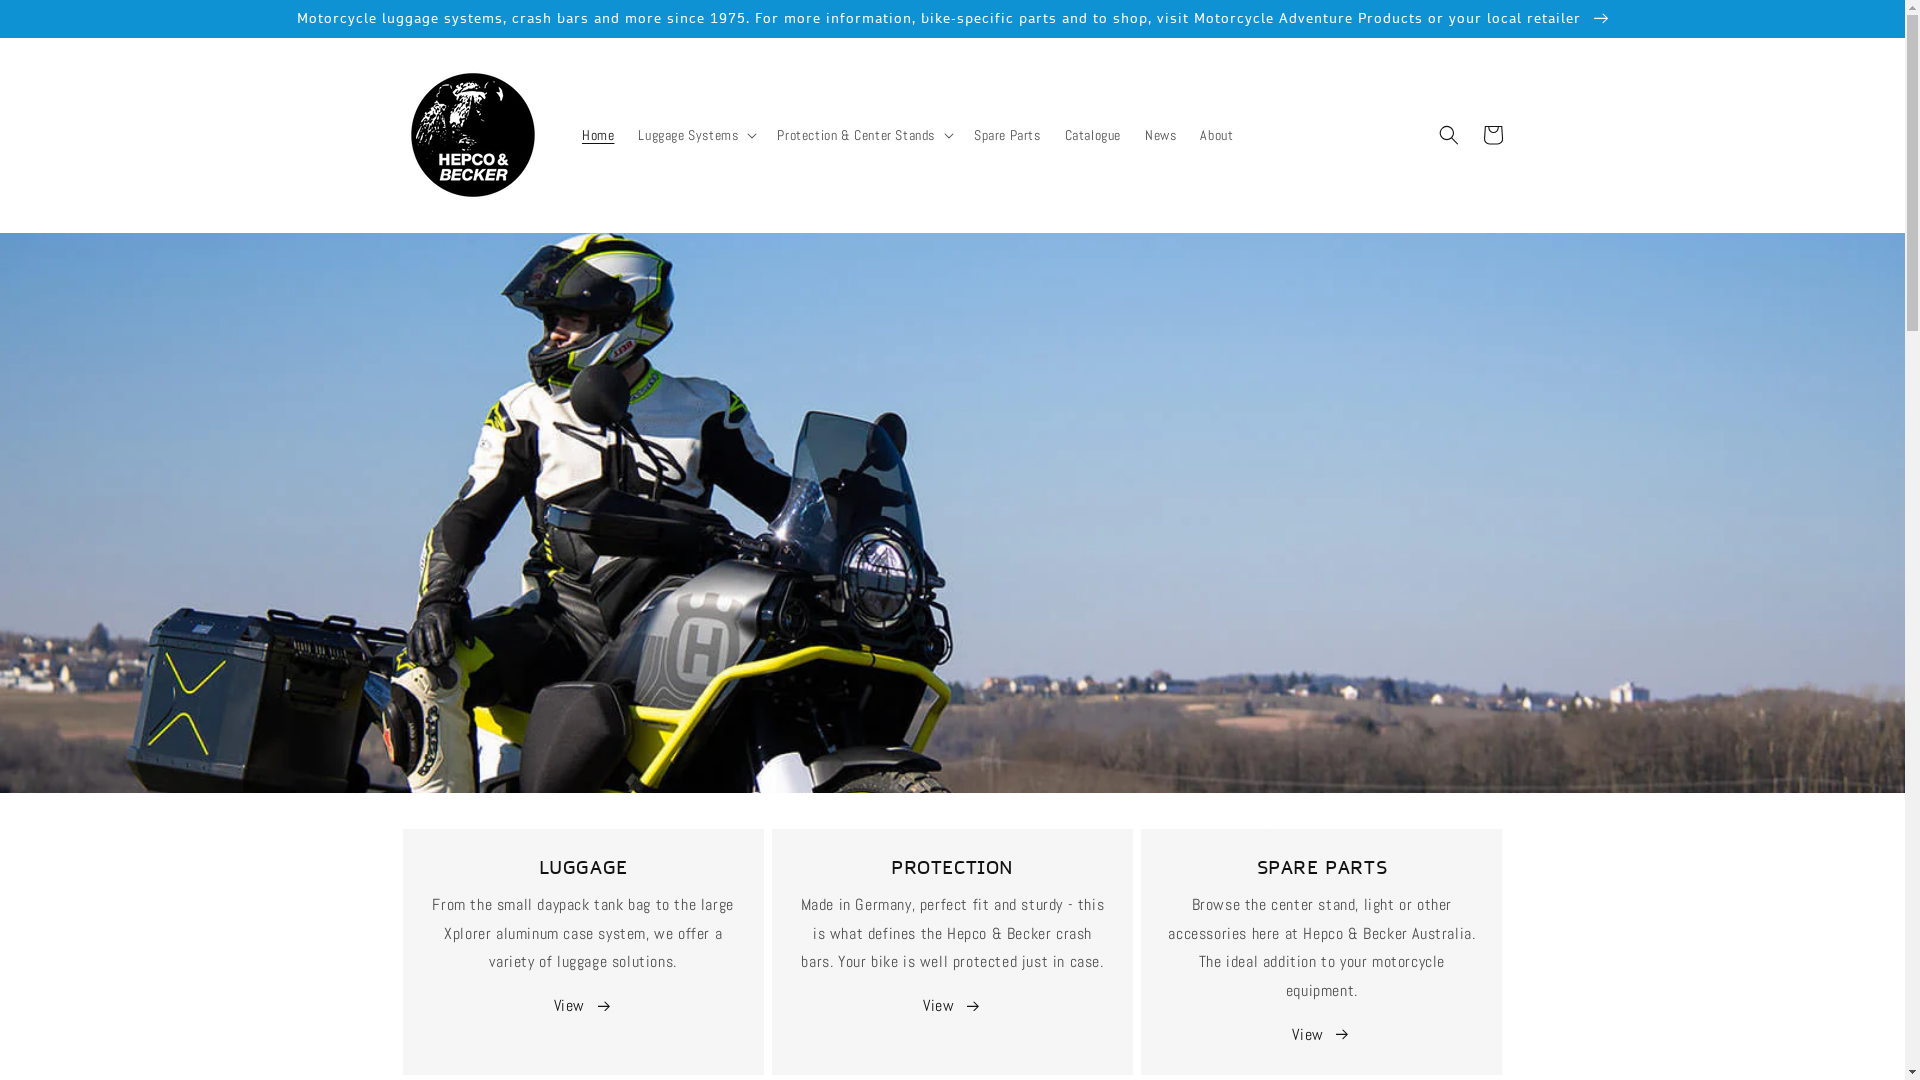 This screenshot has width=1920, height=1080. I want to click on 'Cart', so click(1492, 135).